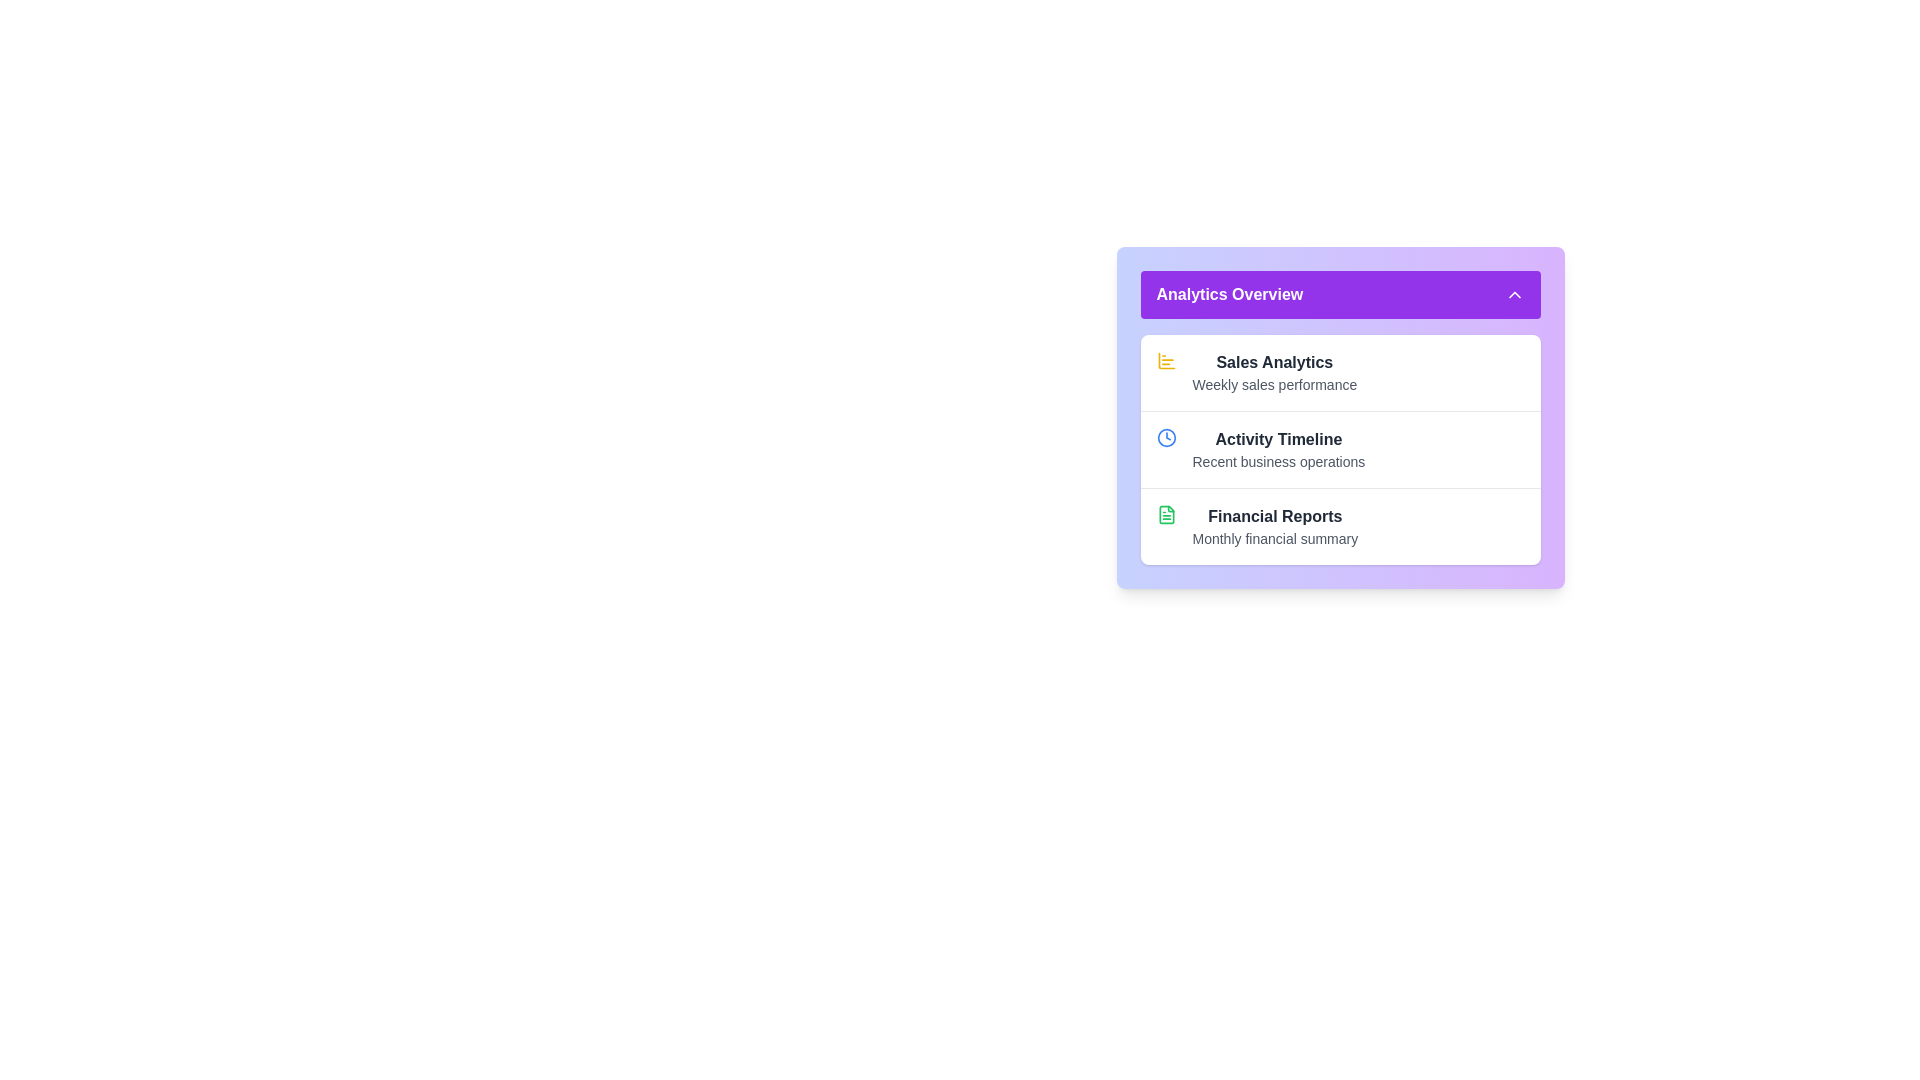 The height and width of the screenshot is (1080, 1920). What do you see at coordinates (1340, 294) in the screenshot?
I see `the 'Analytics Overview' button with a vibrant purple background` at bounding box center [1340, 294].